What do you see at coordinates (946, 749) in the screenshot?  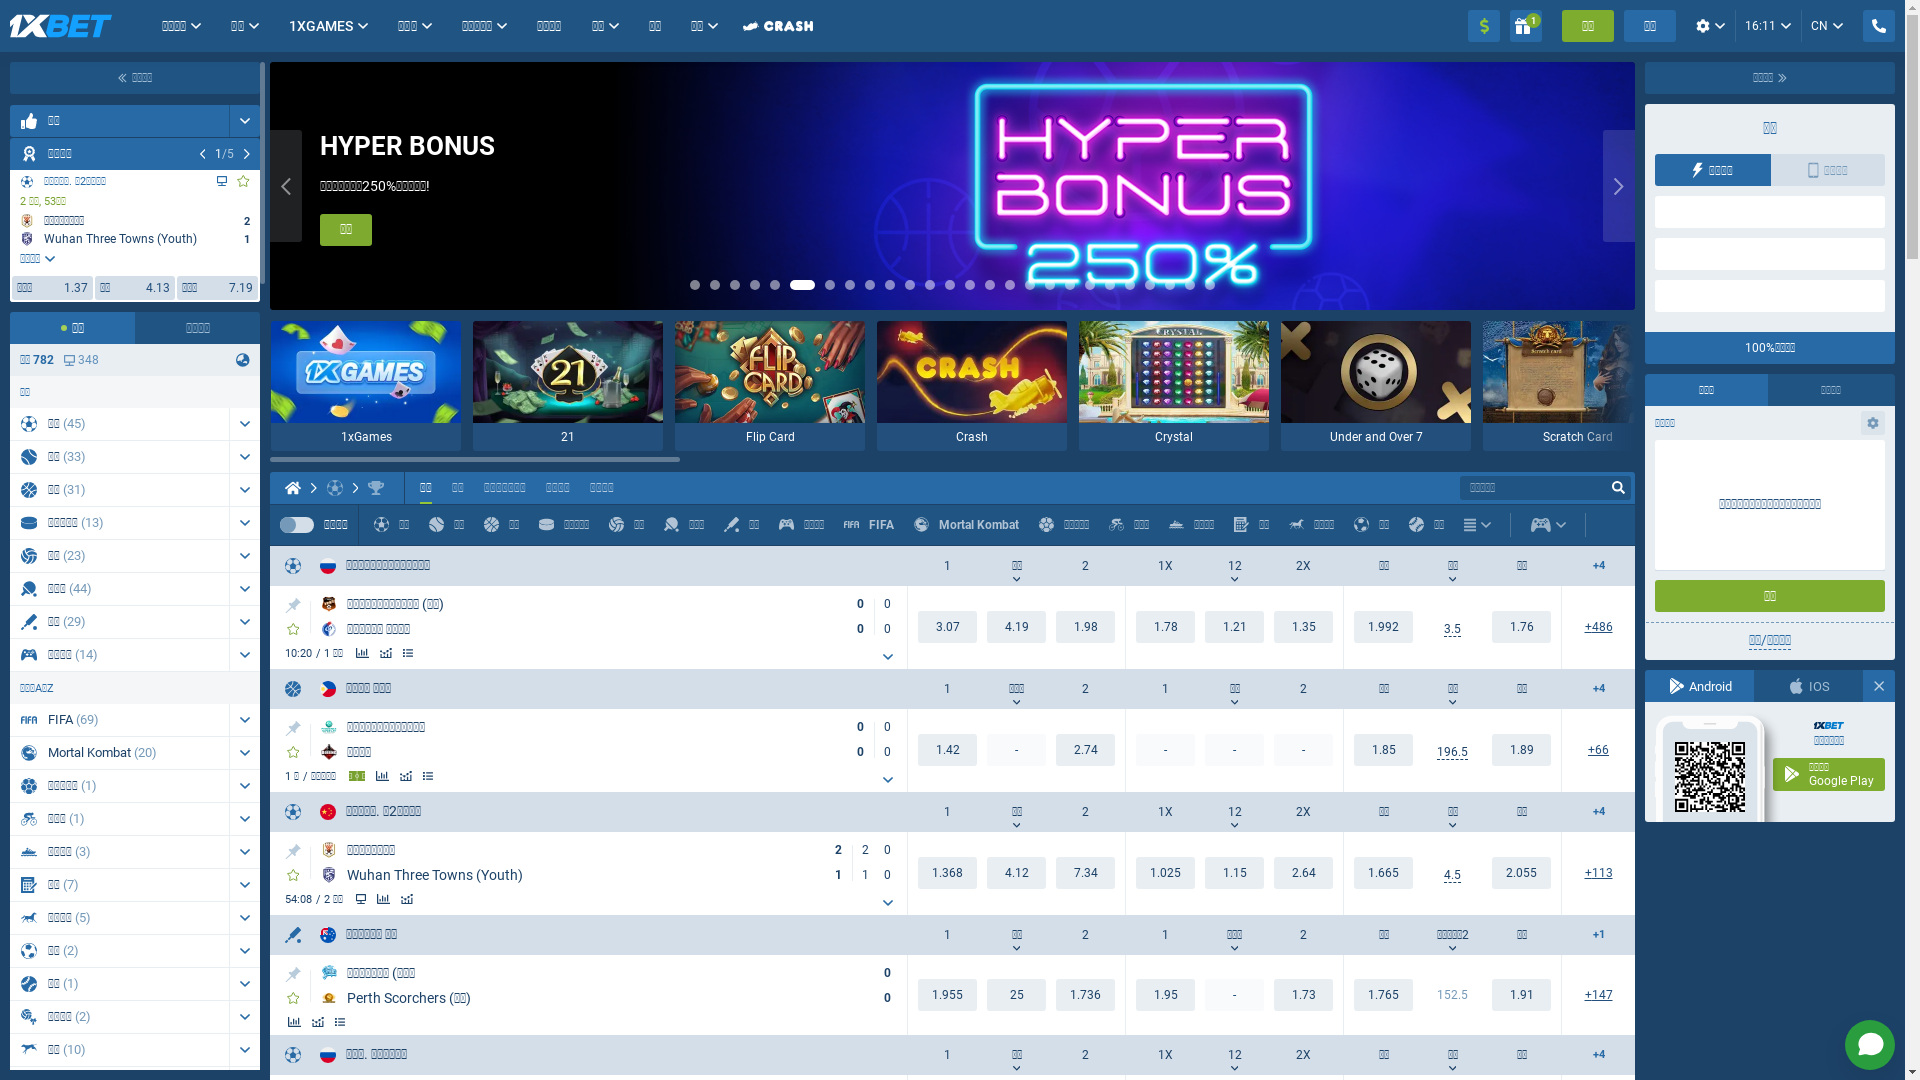 I see `'1.42'` at bounding box center [946, 749].